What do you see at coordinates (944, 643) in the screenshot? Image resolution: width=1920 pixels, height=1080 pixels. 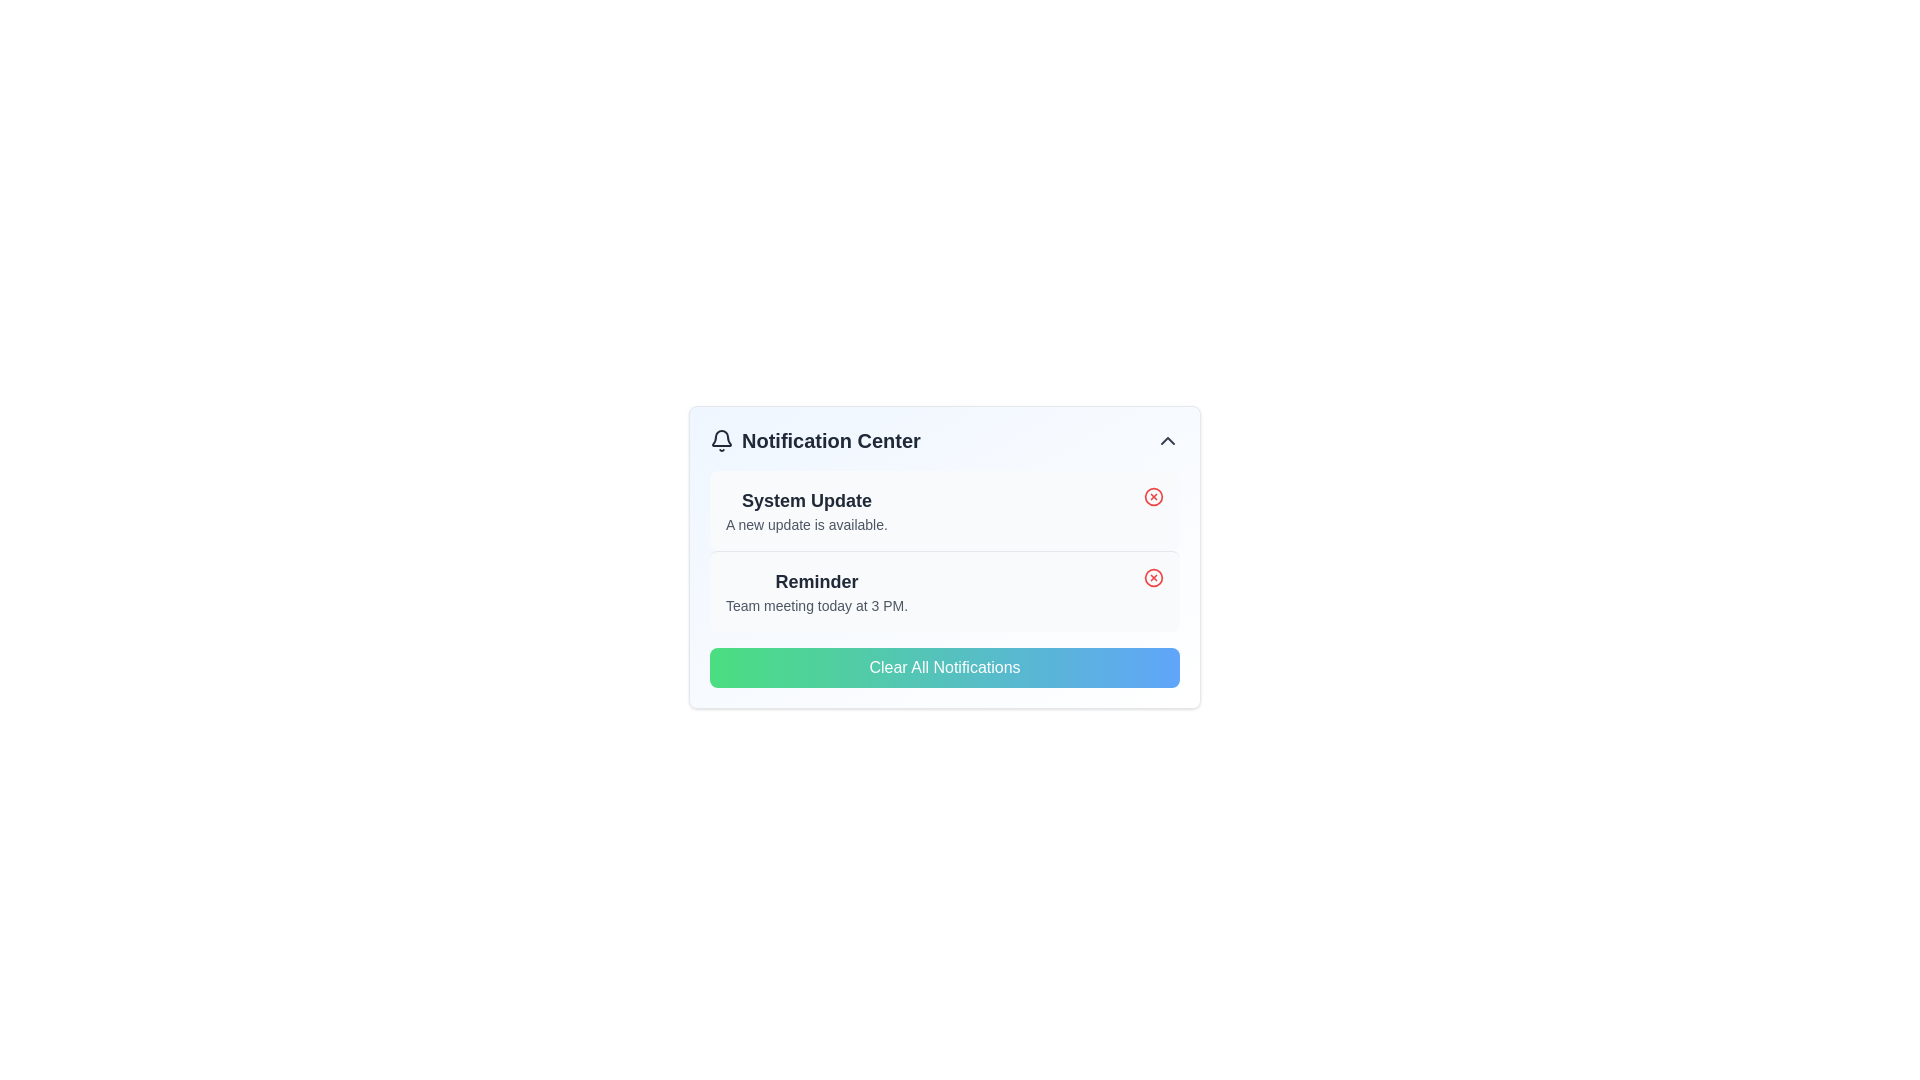 I see `the 'Clear All Notifications' button located at the bottom of the notification center, which has a white background and contains interactive content` at bounding box center [944, 643].